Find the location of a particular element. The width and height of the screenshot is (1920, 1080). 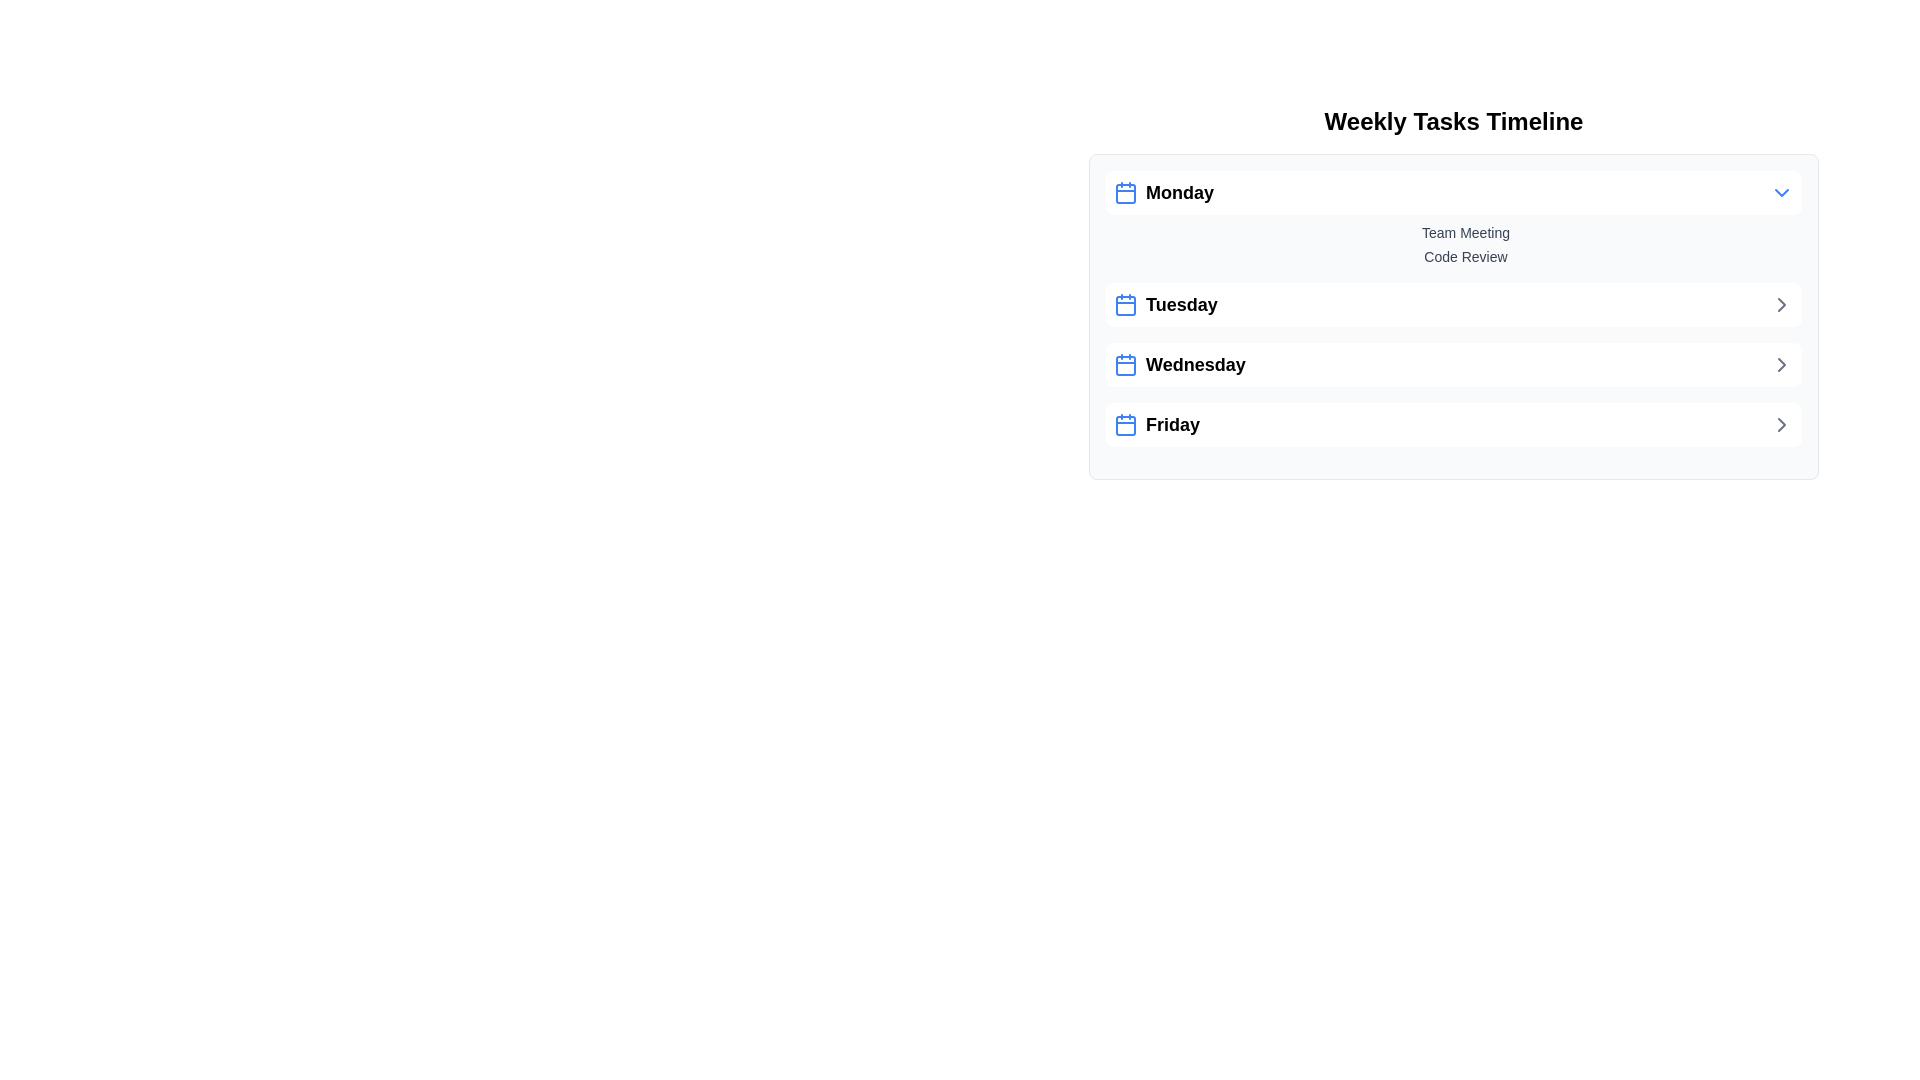

the filled rectangle within the calendar icon SVG that highlights a key date or active state is located at coordinates (1126, 366).